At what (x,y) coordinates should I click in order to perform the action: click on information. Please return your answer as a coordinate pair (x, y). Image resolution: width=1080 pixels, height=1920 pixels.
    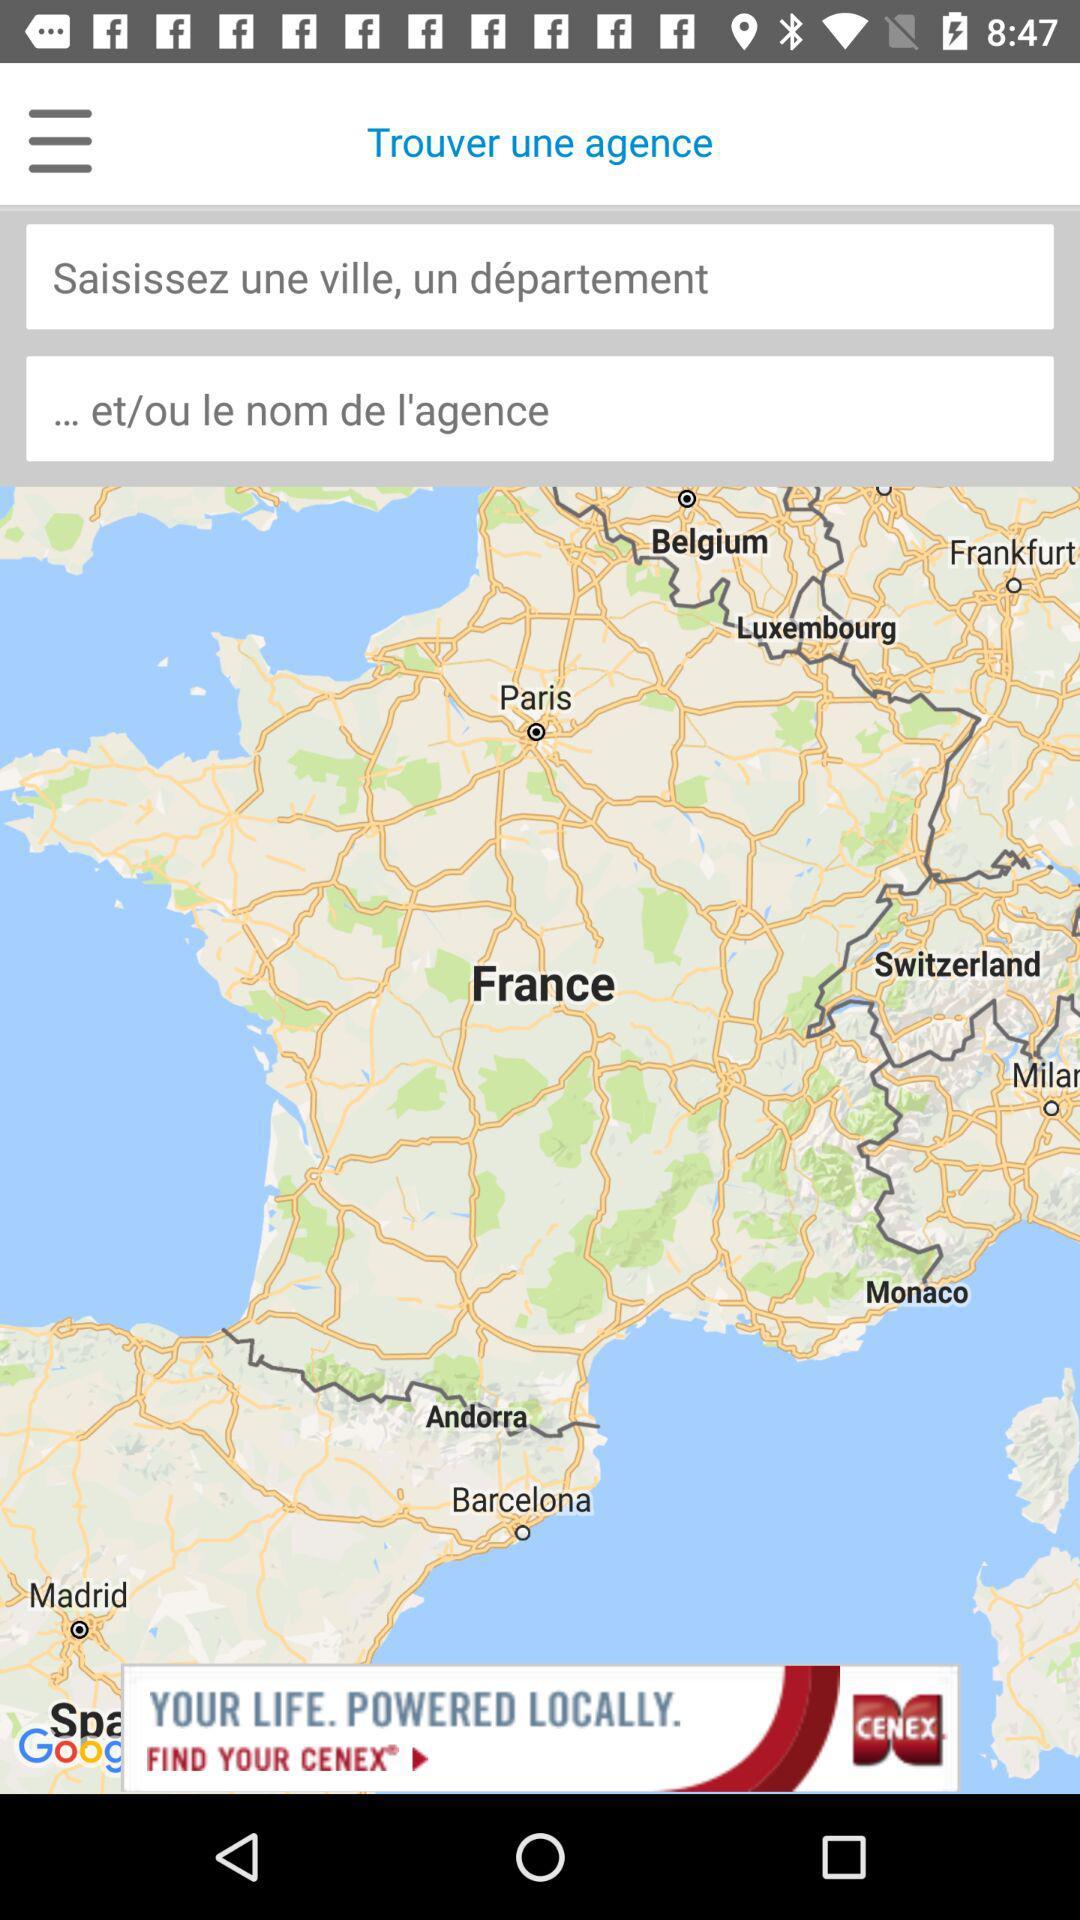
    Looking at the image, I should click on (540, 275).